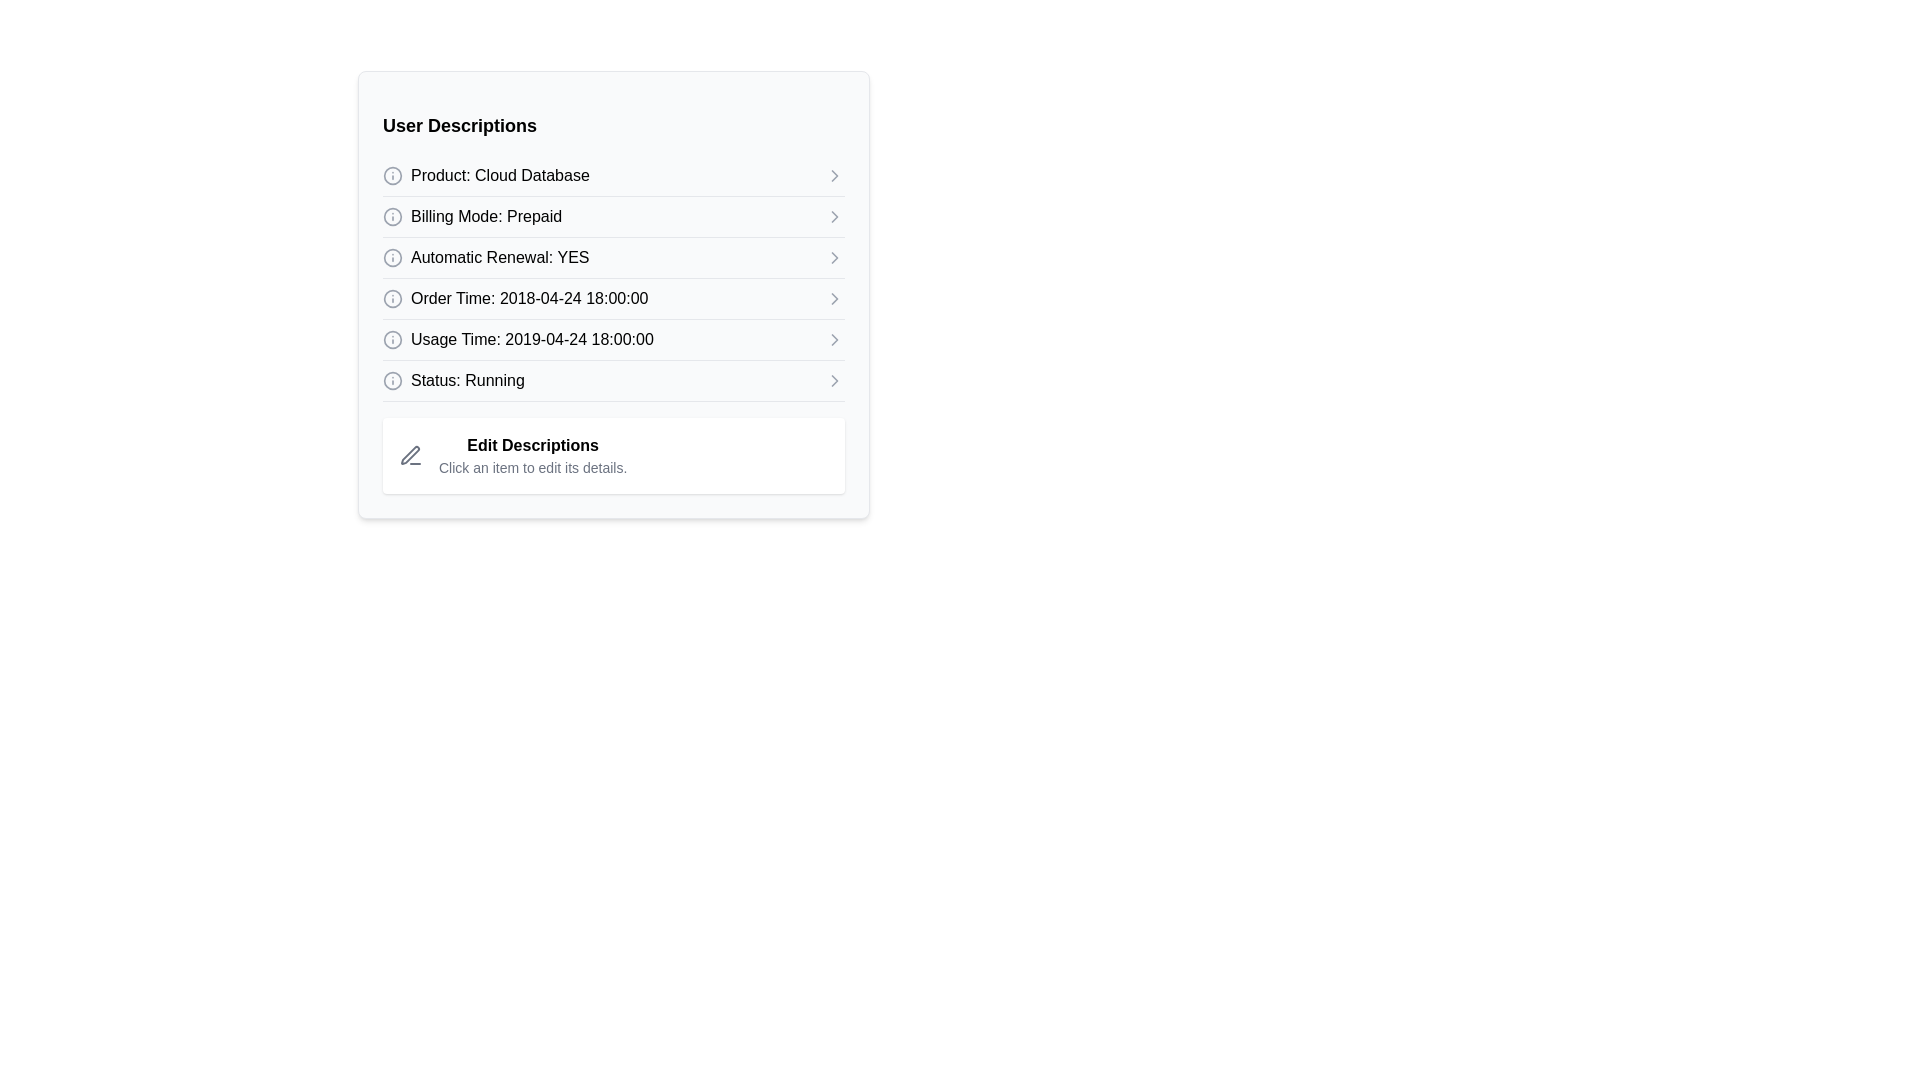  I want to click on the header text element that indicates the section for editing descriptions, which provides context for user interaction, so click(533, 445).